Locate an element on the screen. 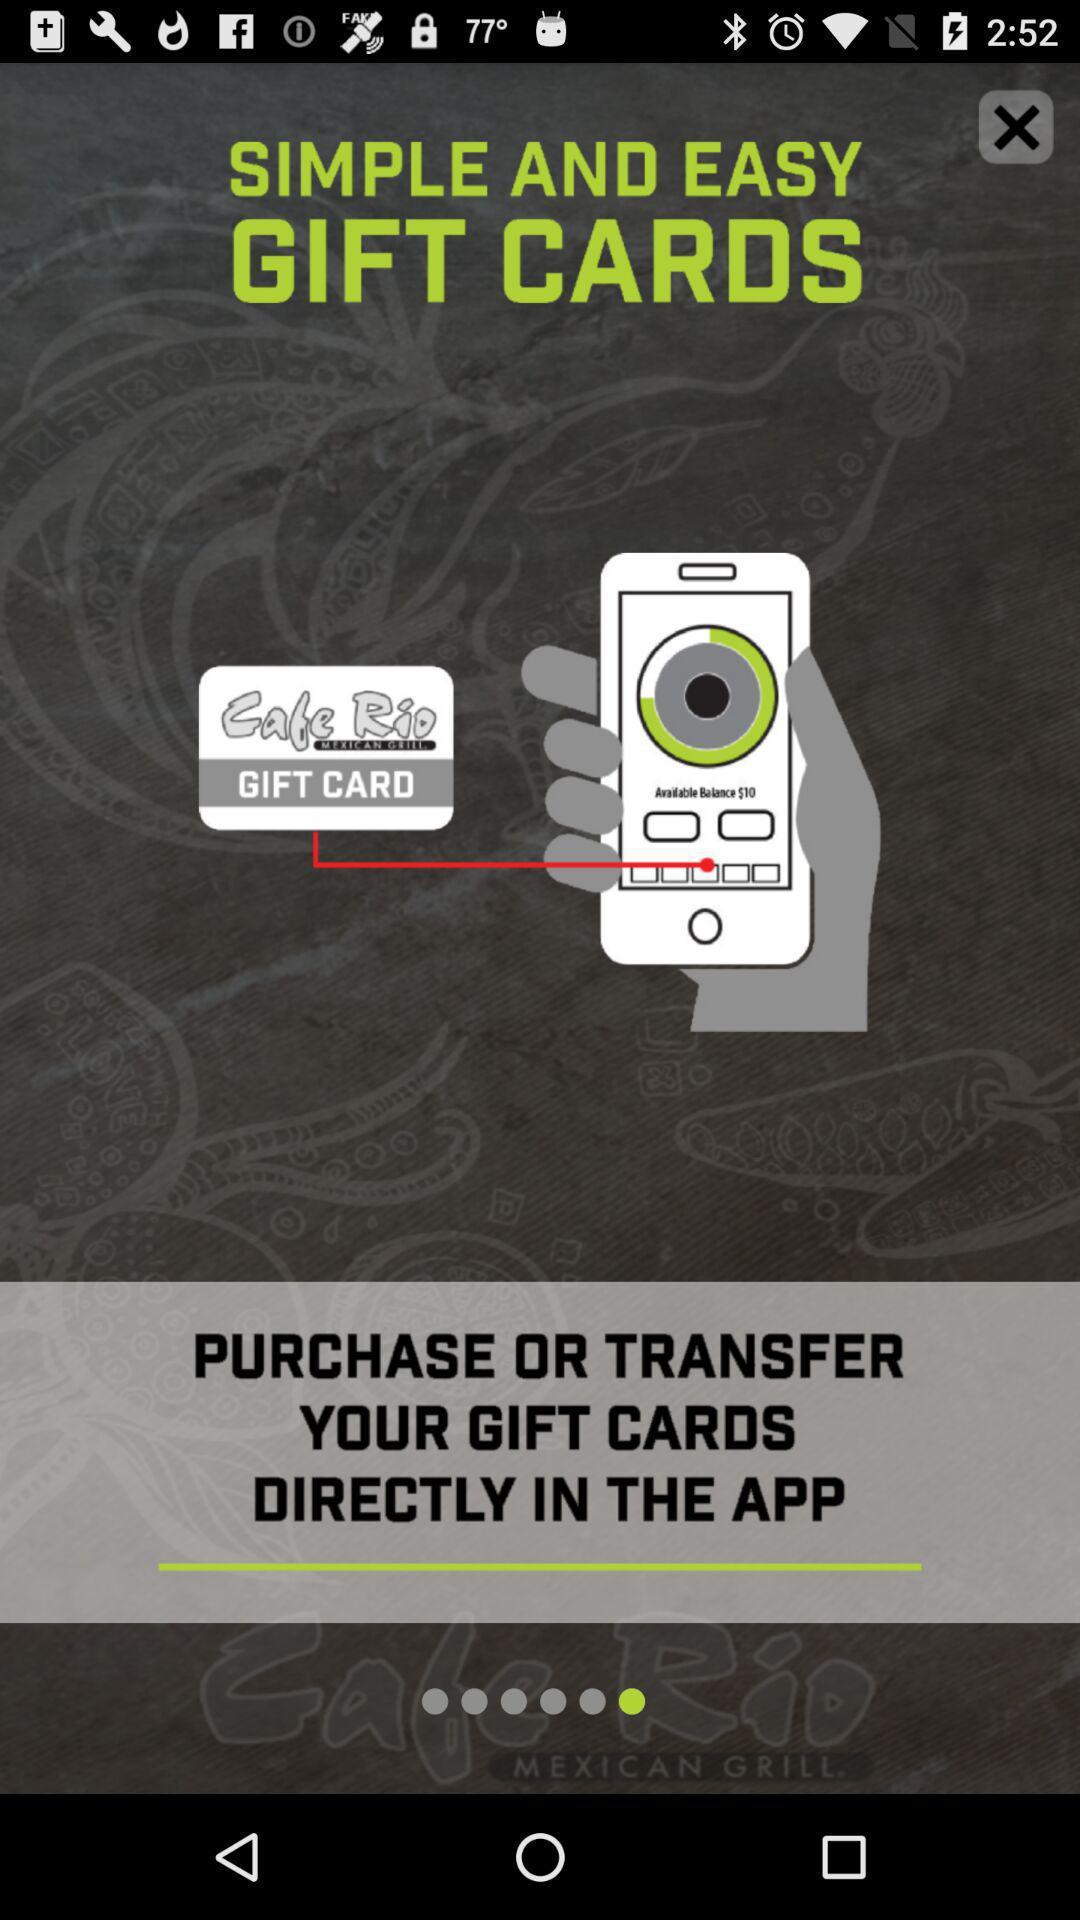 This screenshot has height=1920, width=1080. closing icon is located at coordinates (1016, 125).